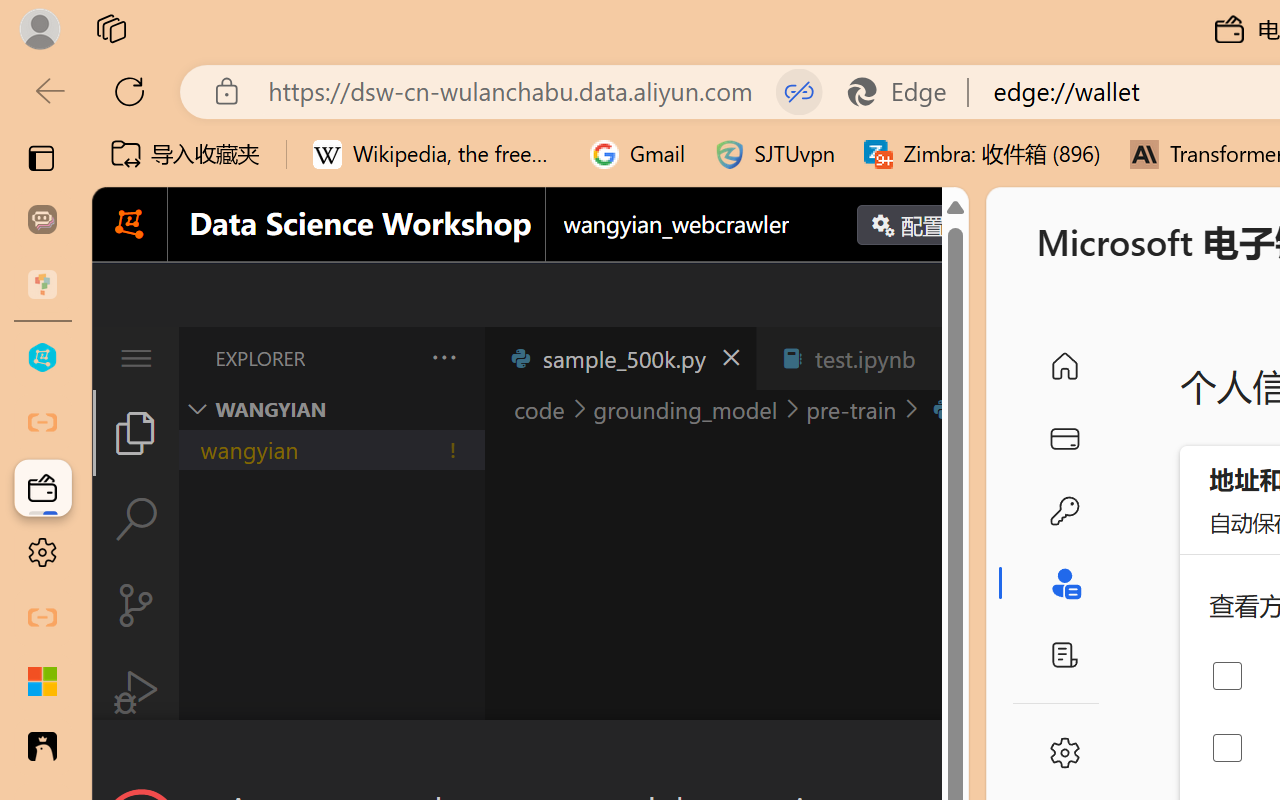 The width and height of the screenshot is (1280, 800). What do you see at coordinates (441, 357) in the screenshot?
I see `'Views and More Actions...'` at bounding box center [441, 357].